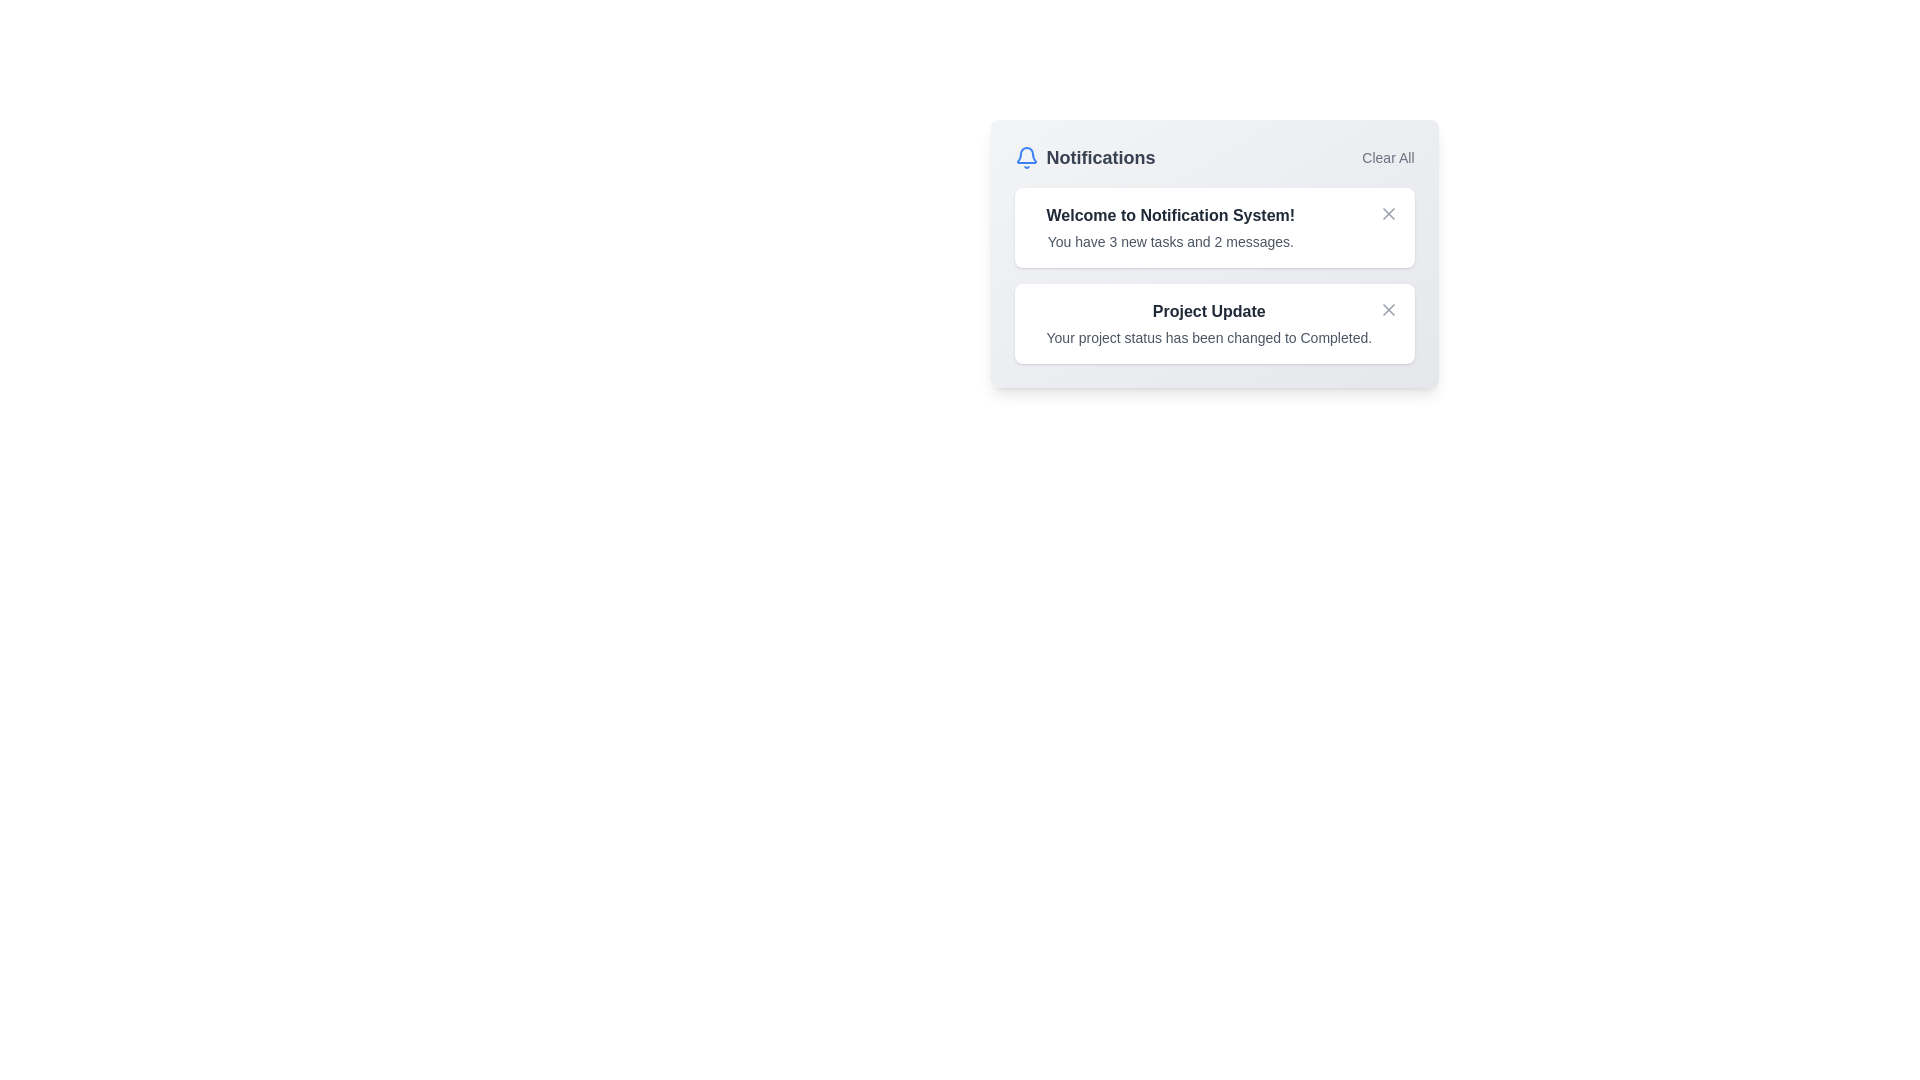 The width and height of the screenshot is (1920, 1080). Describe the element at coordinates (1026, 154) in the screenshot. I see `the bell-shaped notification icon outlined with a blue stroke, located in the top-left corner of the notification dropdown panel, slightly left-aligned with the title 'Notifications'` at that location.